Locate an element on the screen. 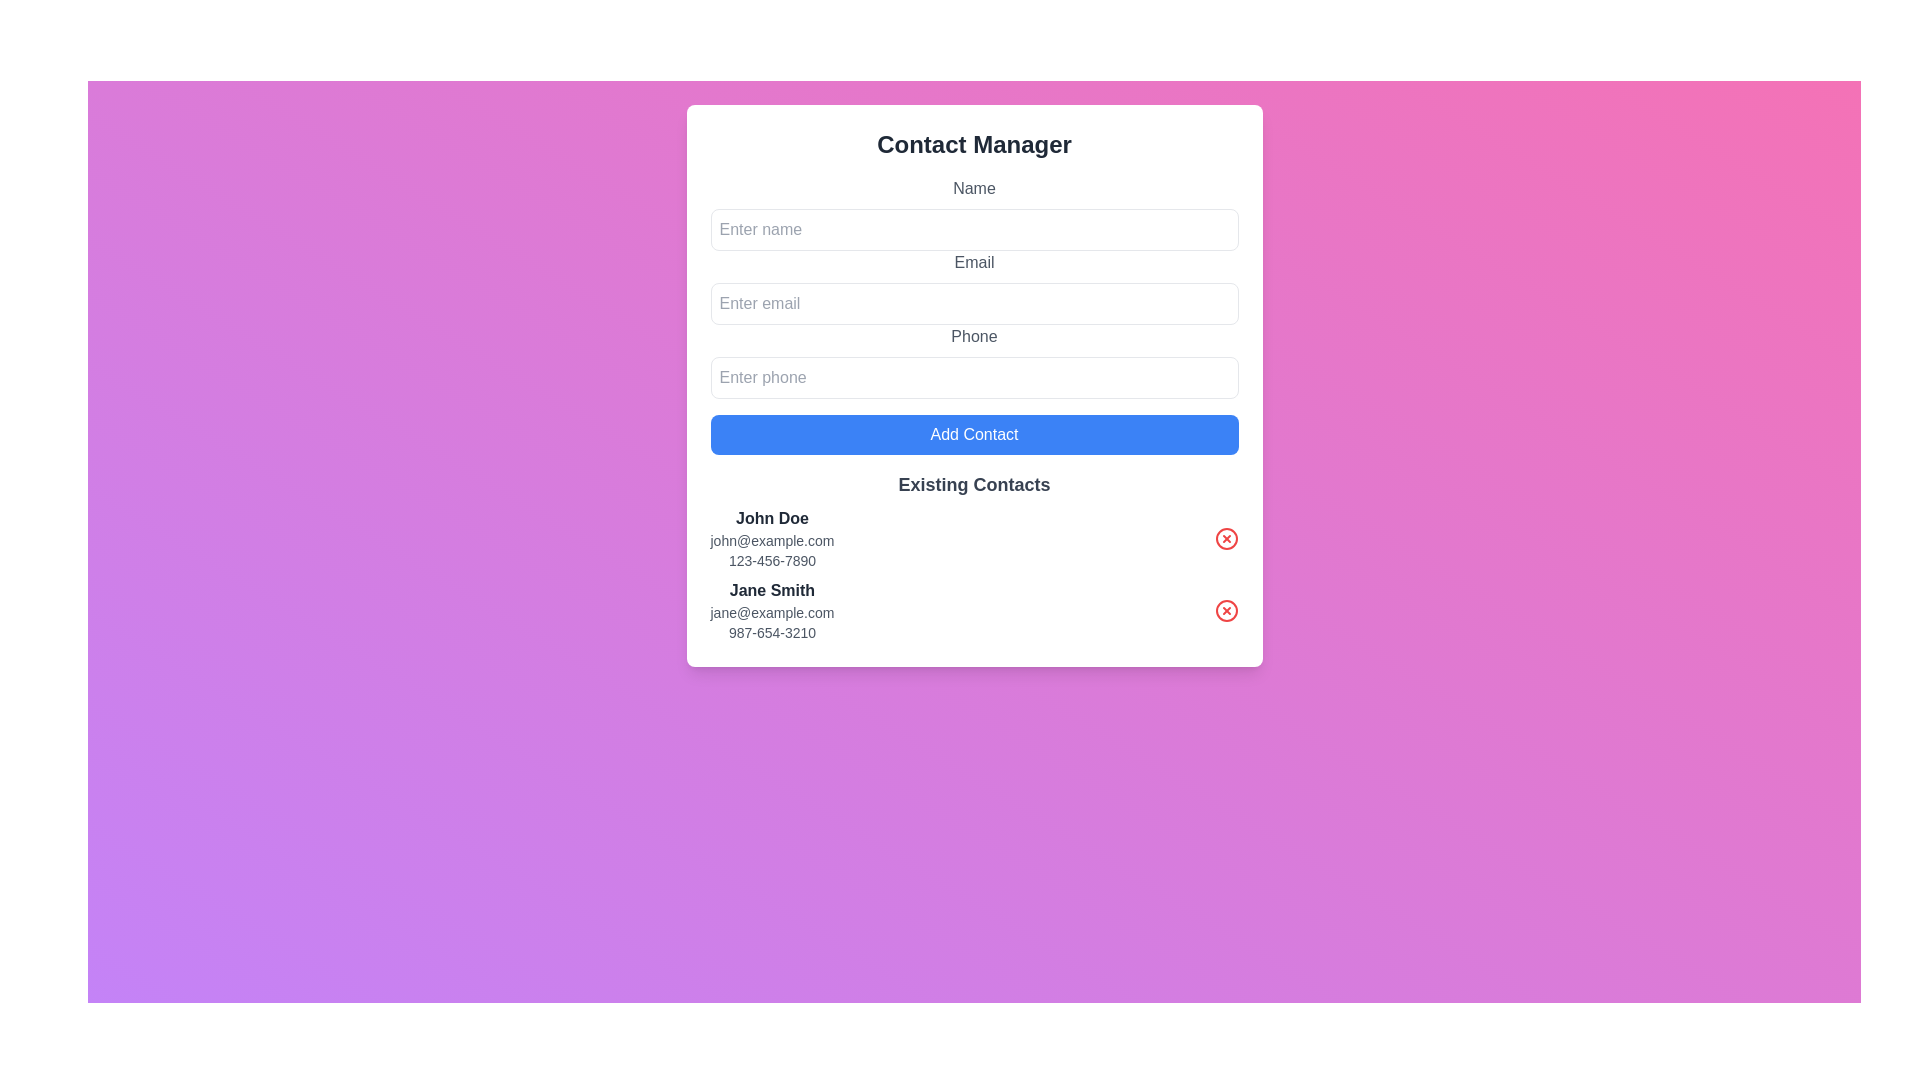  the 'Phone' input field is located at coordinates (974, 362).